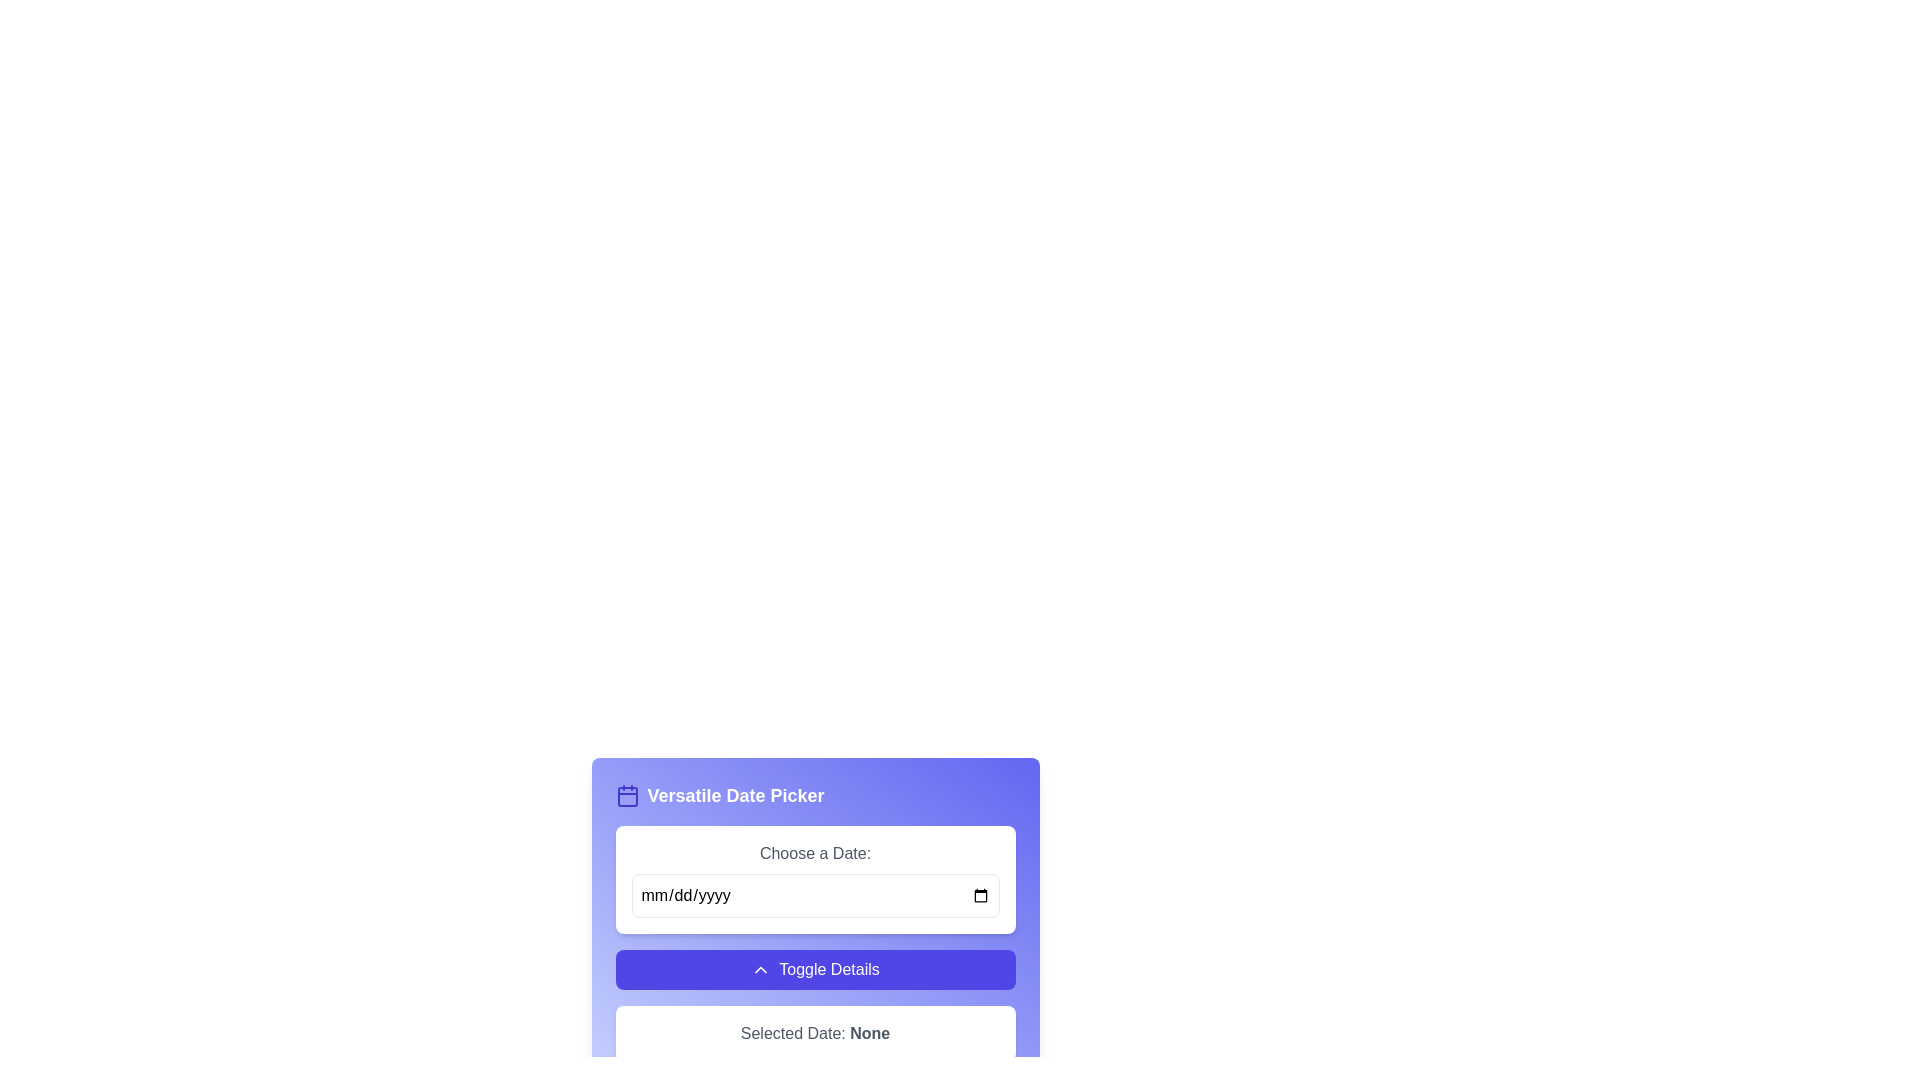  What do you see at coordinates (760, 968) in the screenshot?
I see `the chevron icon on the 'Toggle Details' button` at bounding box center [760, 968].